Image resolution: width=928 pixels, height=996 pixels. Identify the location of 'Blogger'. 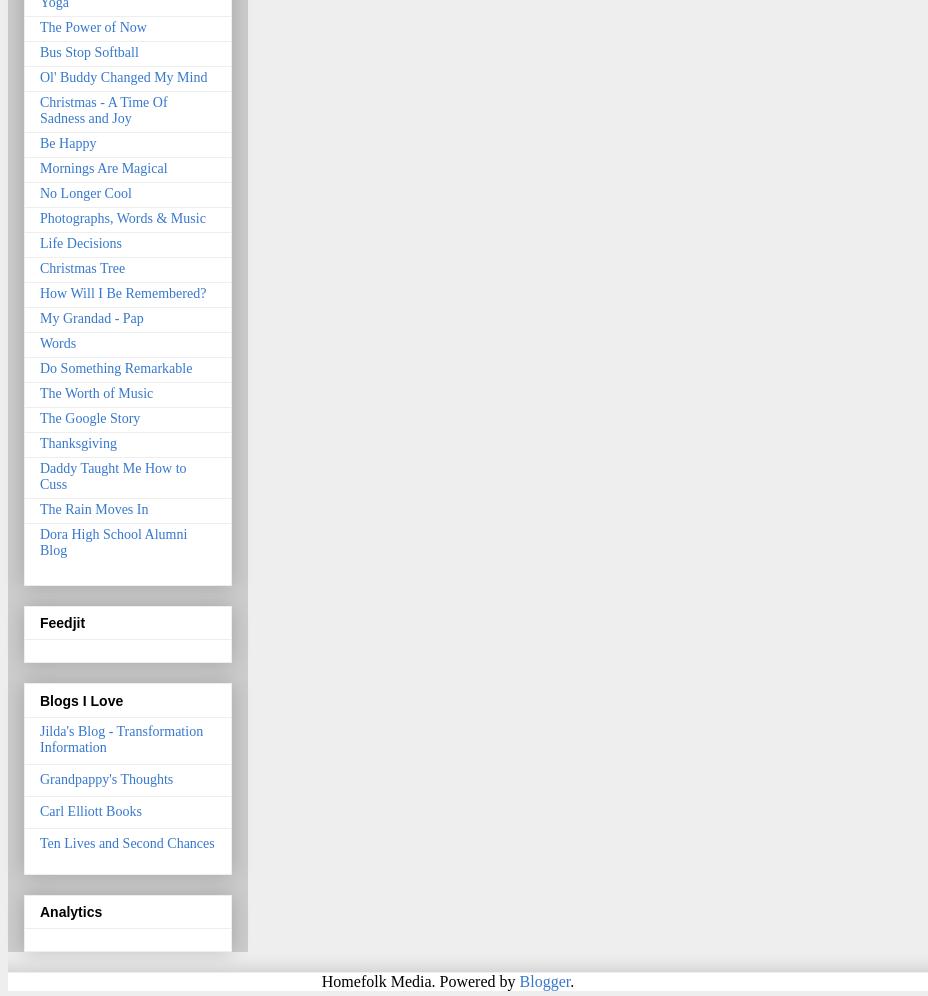
(518, 979).